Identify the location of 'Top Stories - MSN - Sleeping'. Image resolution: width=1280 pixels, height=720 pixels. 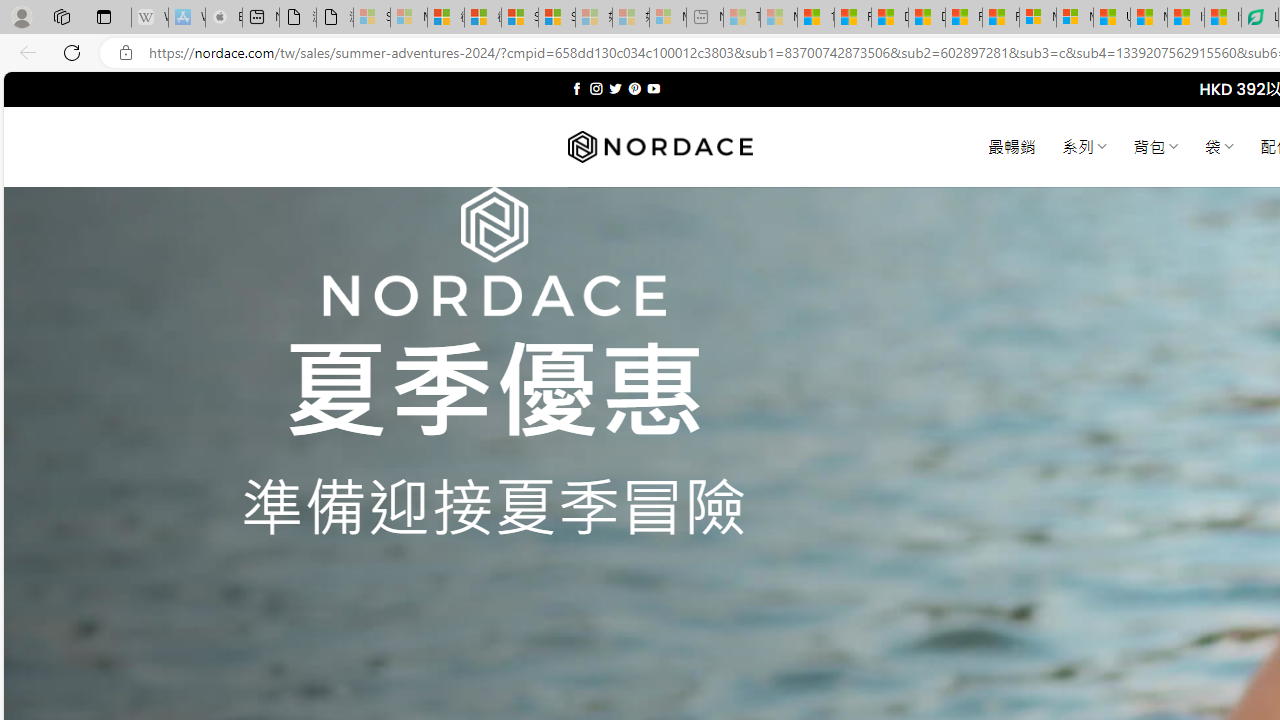
(741, 17).